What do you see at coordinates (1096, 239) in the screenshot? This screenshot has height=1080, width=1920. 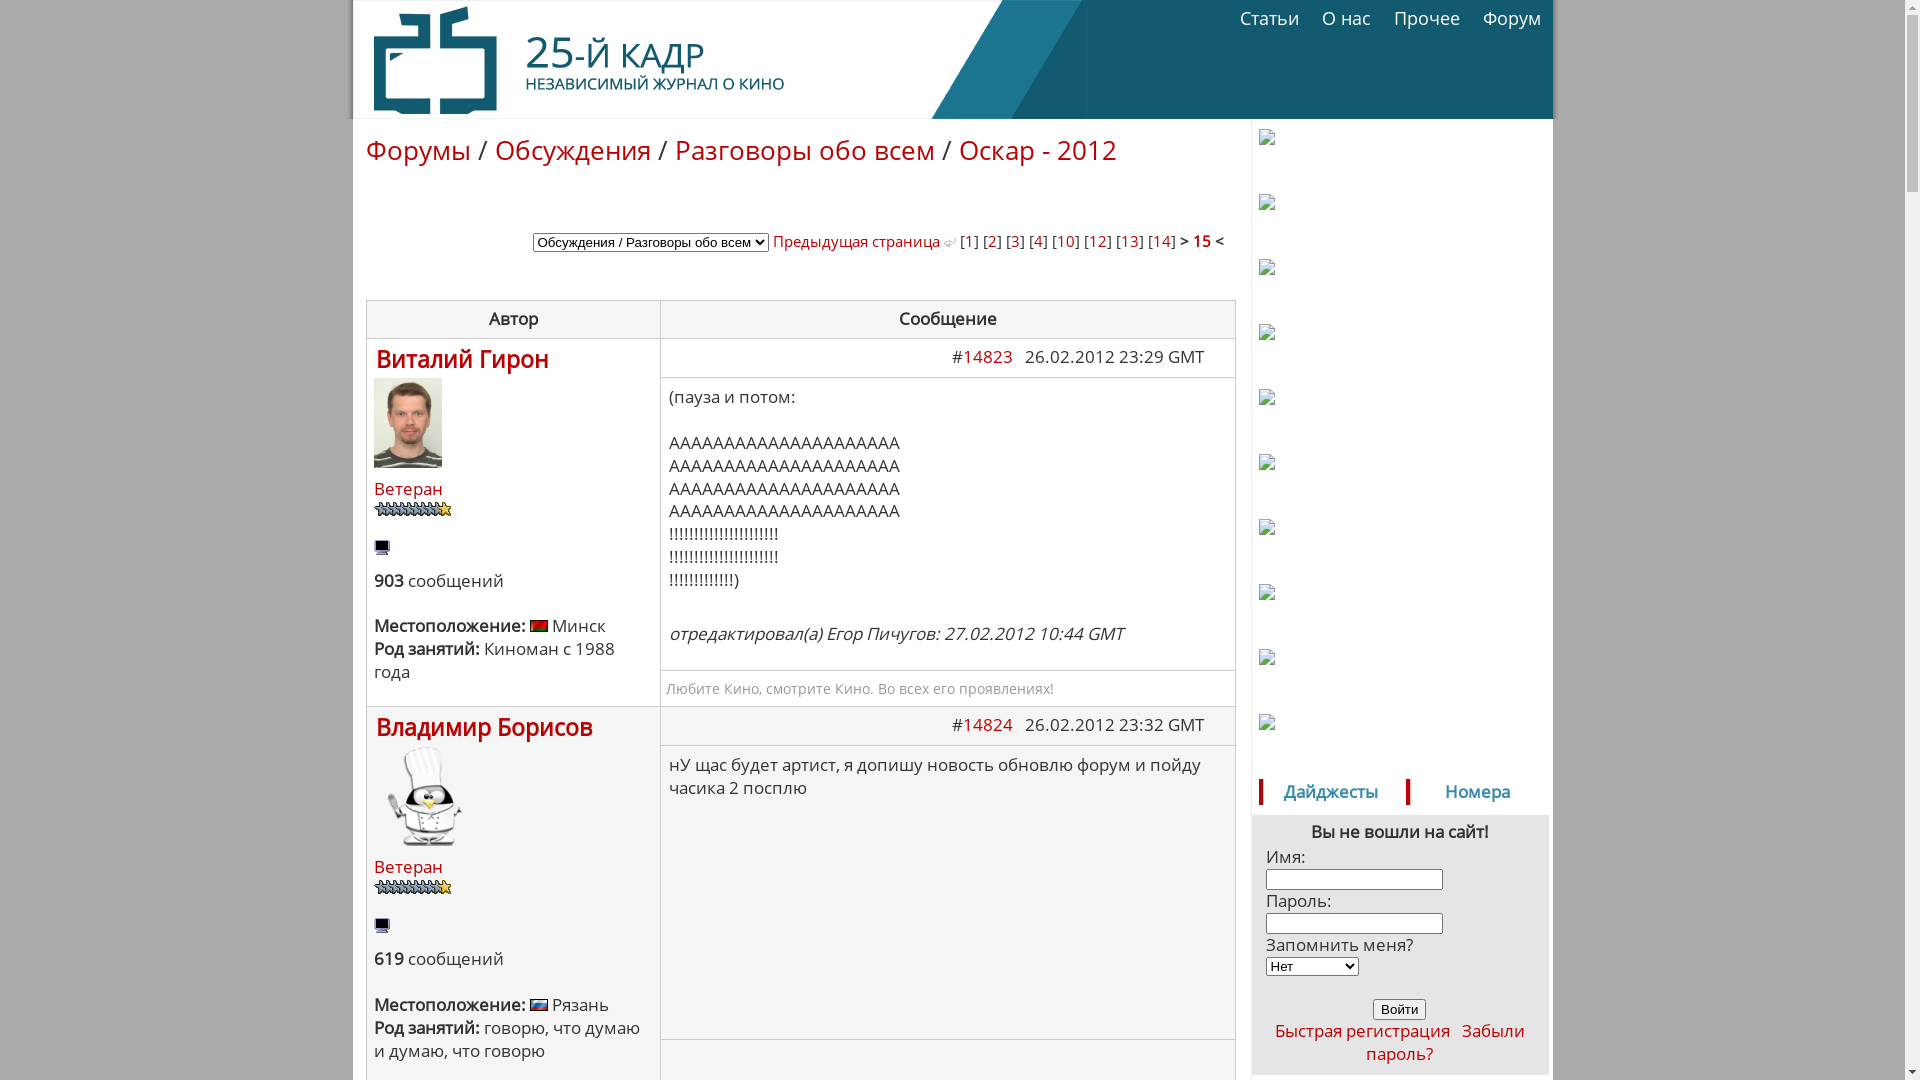 I see `'12'` at bounding box center [1096, 239].